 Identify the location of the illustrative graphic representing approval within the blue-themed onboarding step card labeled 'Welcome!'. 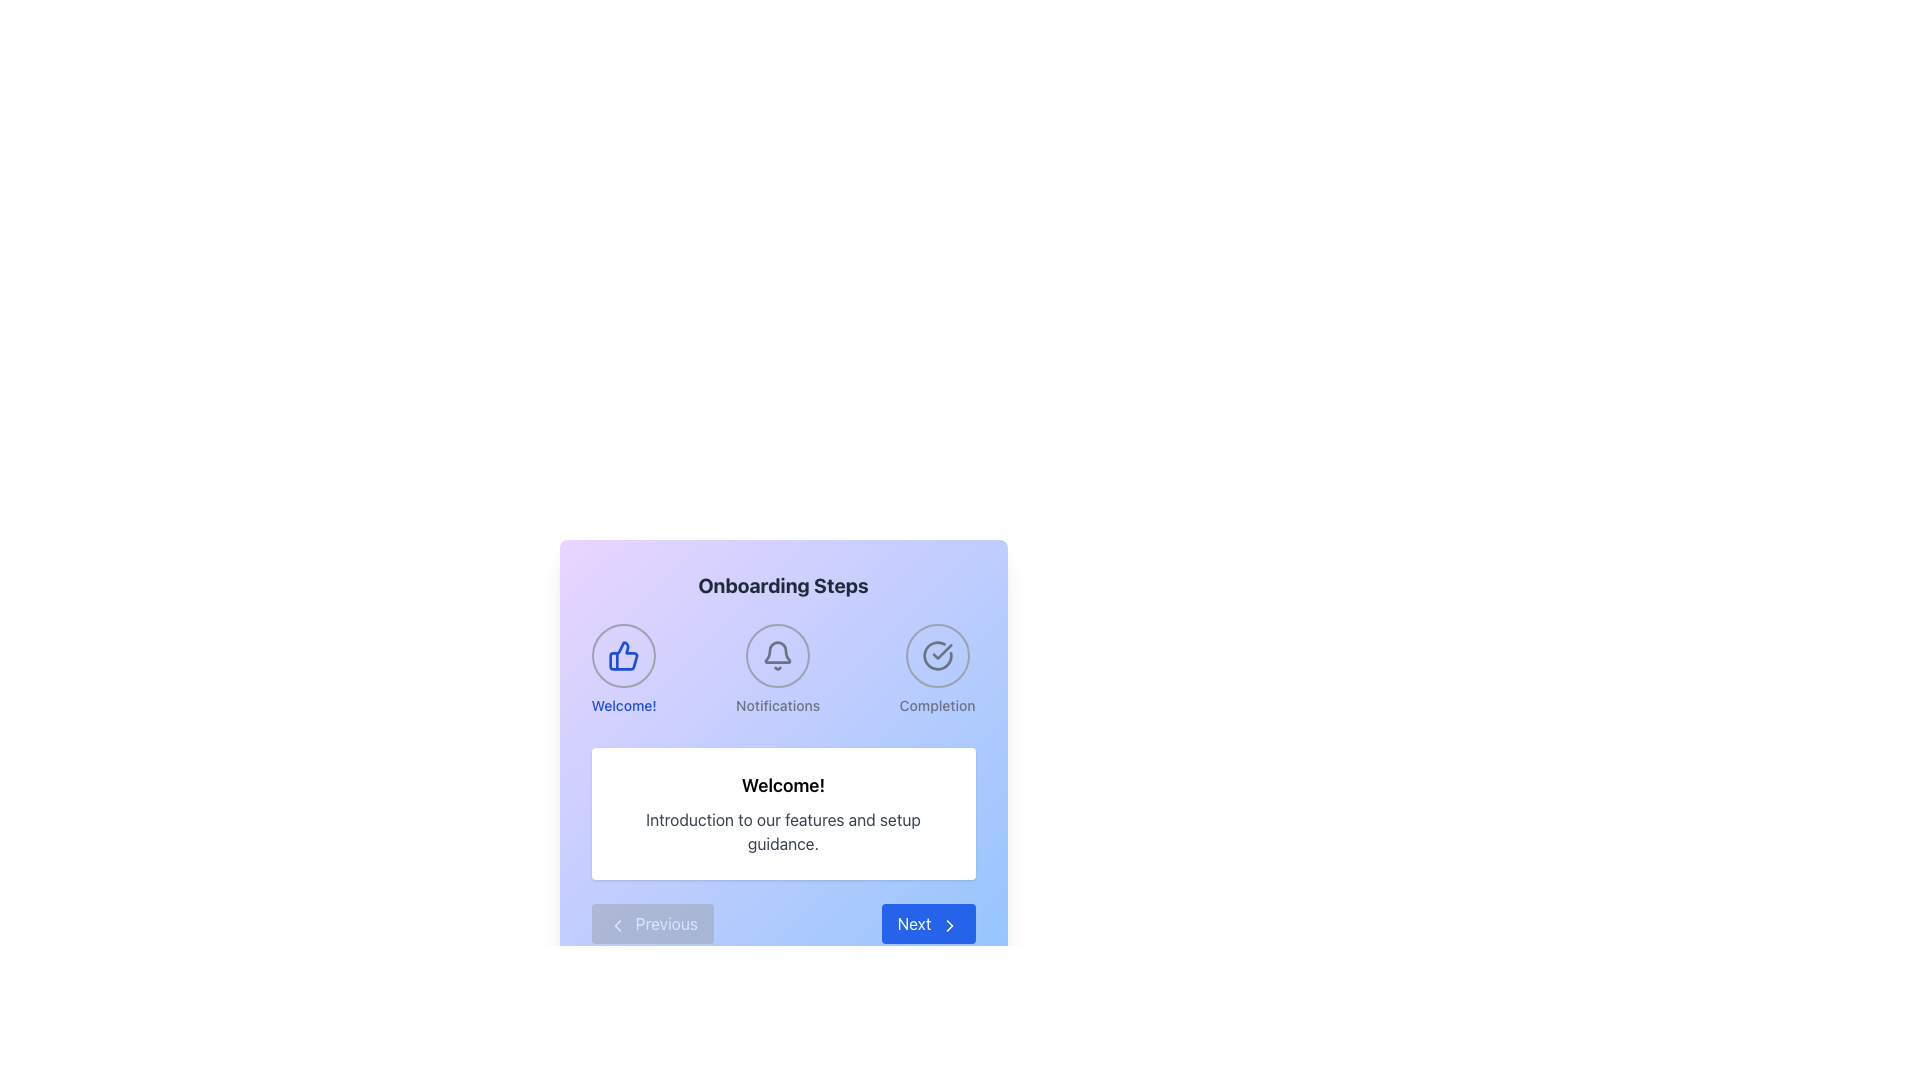
(623, 655).